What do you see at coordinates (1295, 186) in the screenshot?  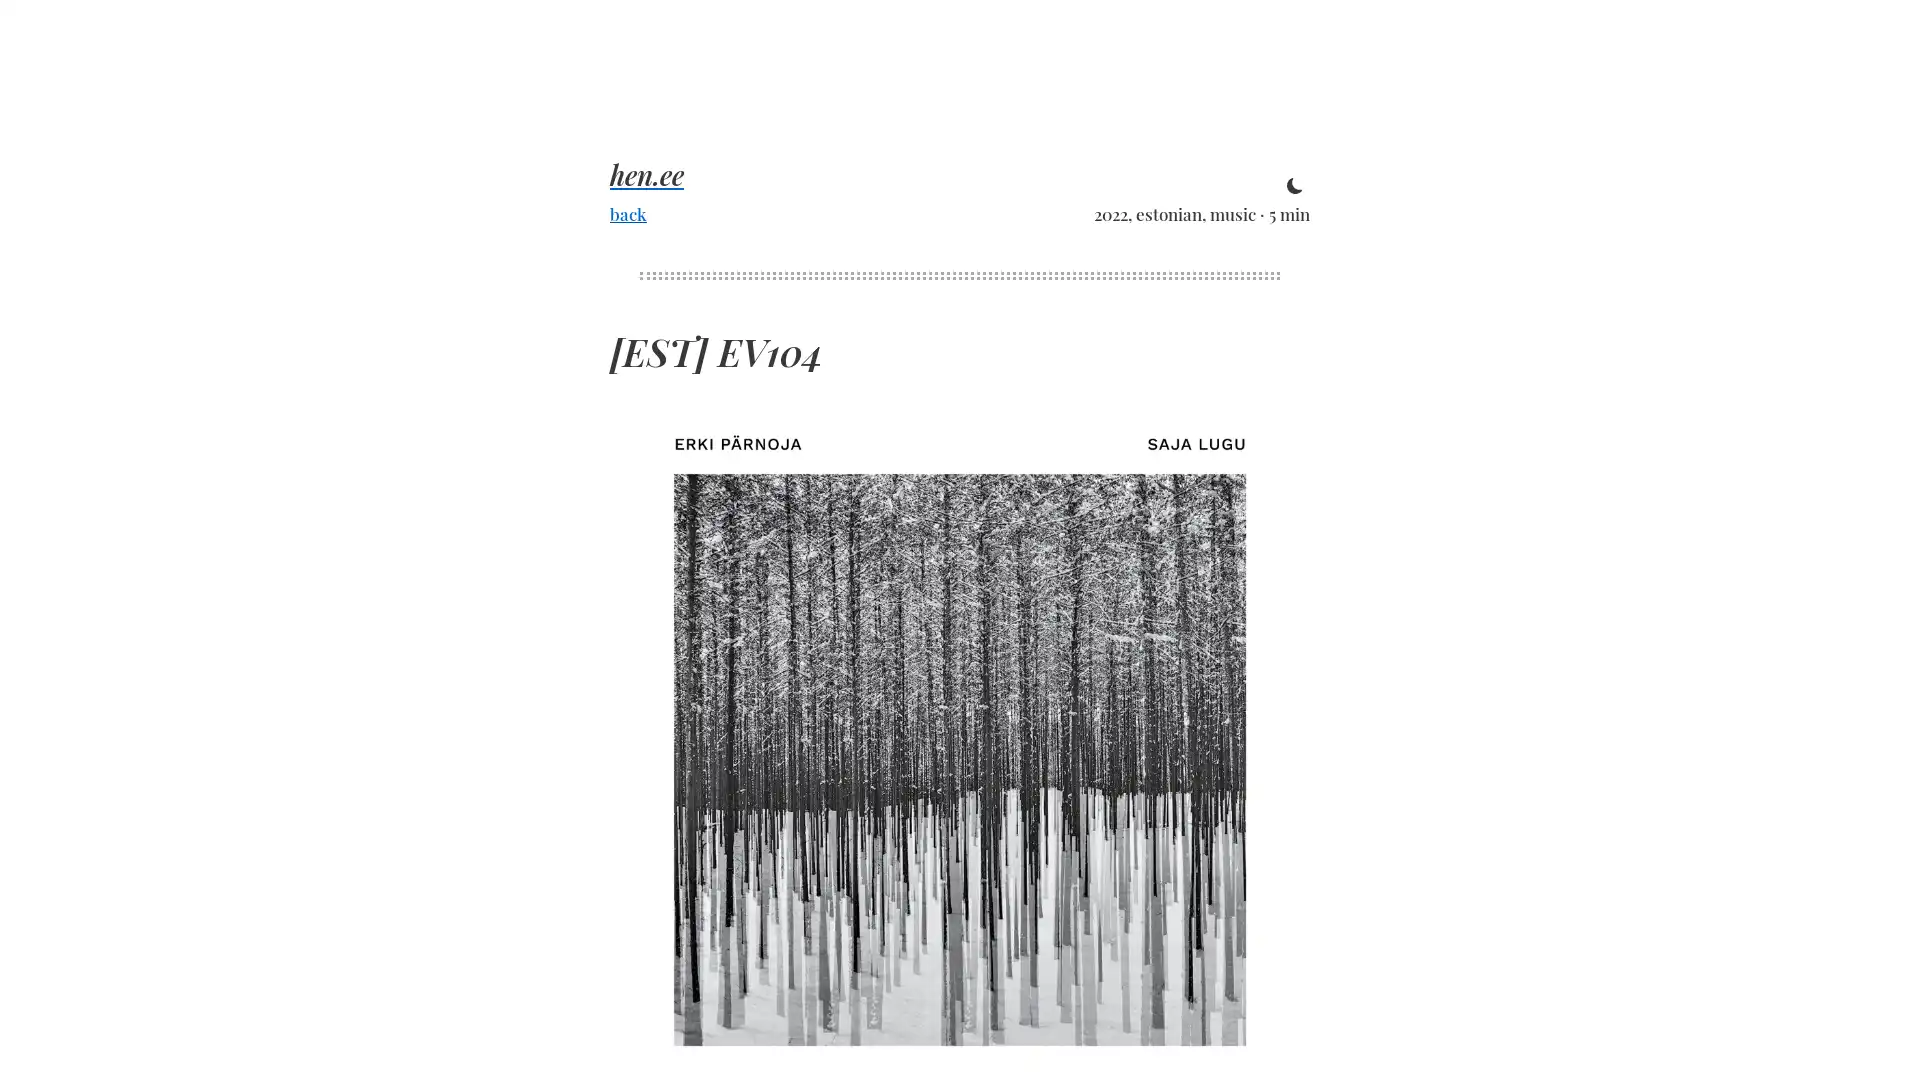 I see `toggle theme` at bounding box center [1295, 186].